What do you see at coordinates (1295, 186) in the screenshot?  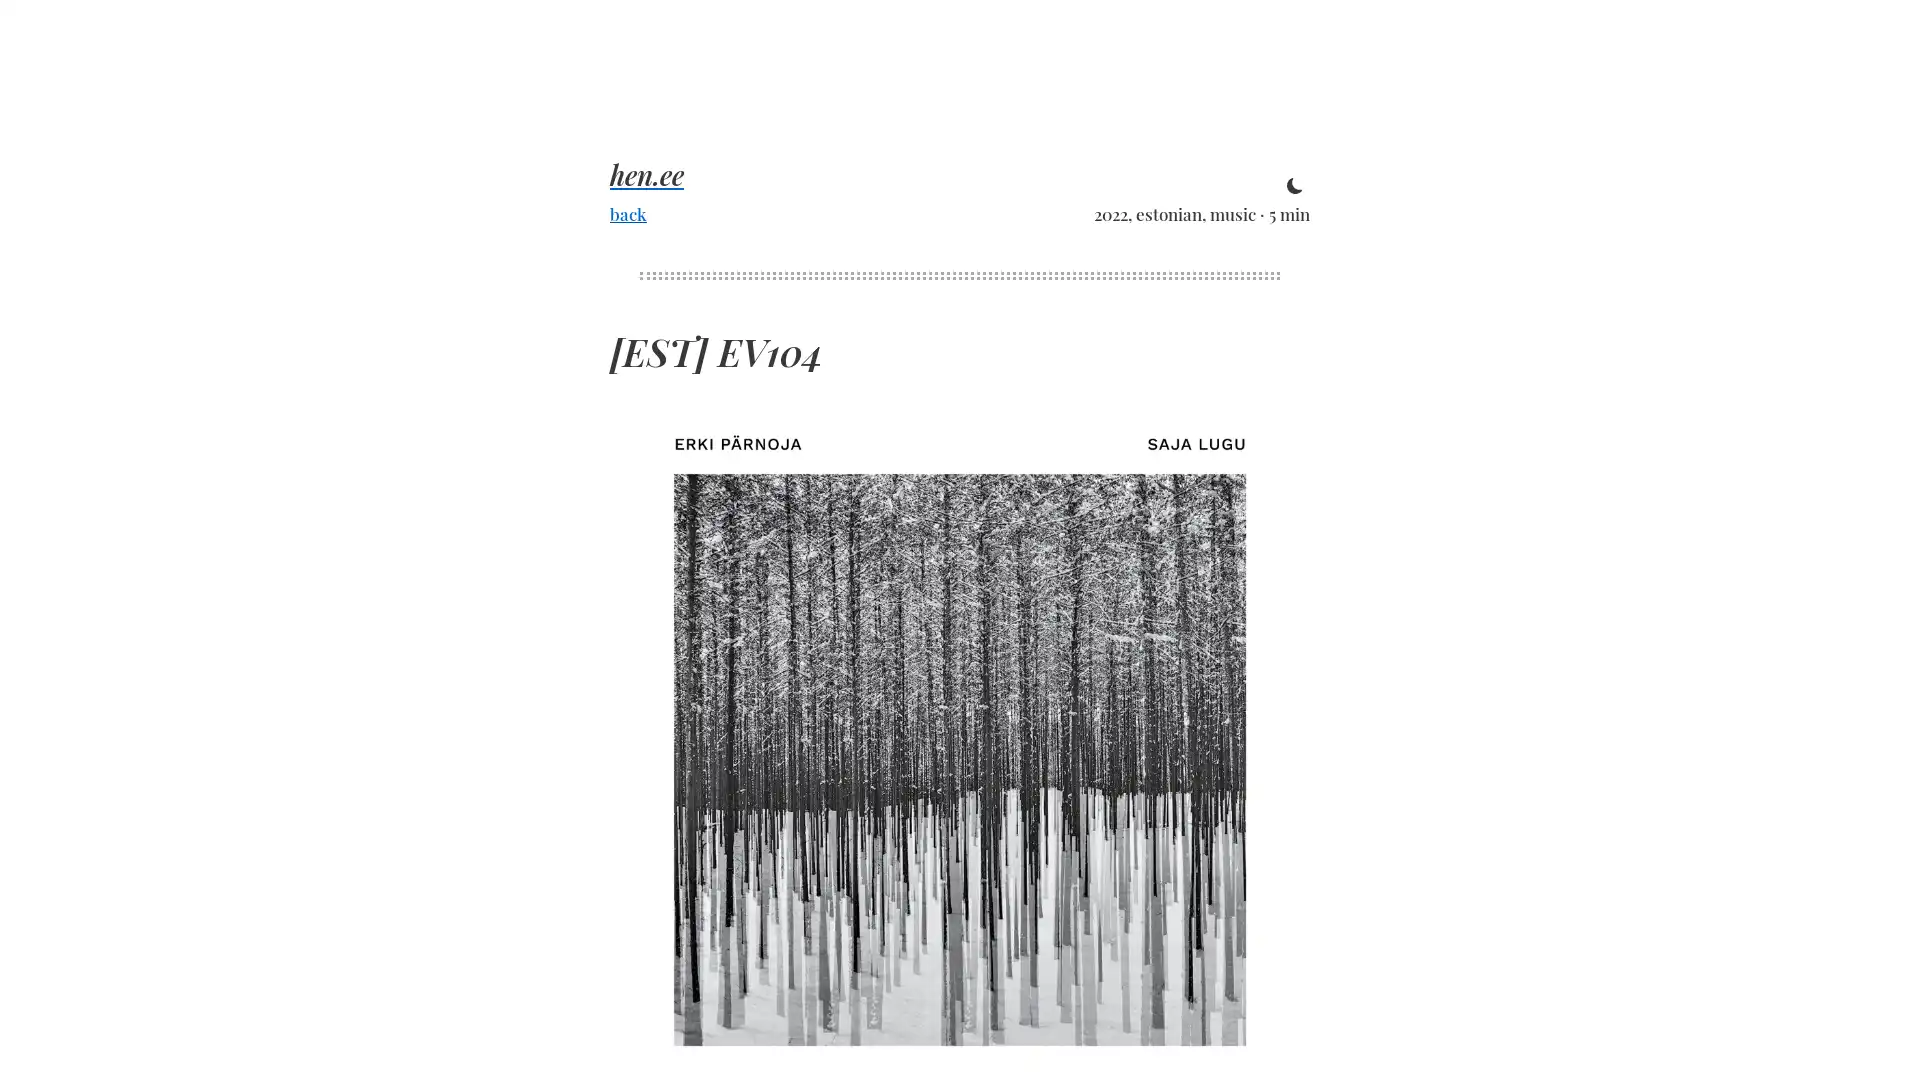 I see `toggle theme` at bounding box center [1295, 186].